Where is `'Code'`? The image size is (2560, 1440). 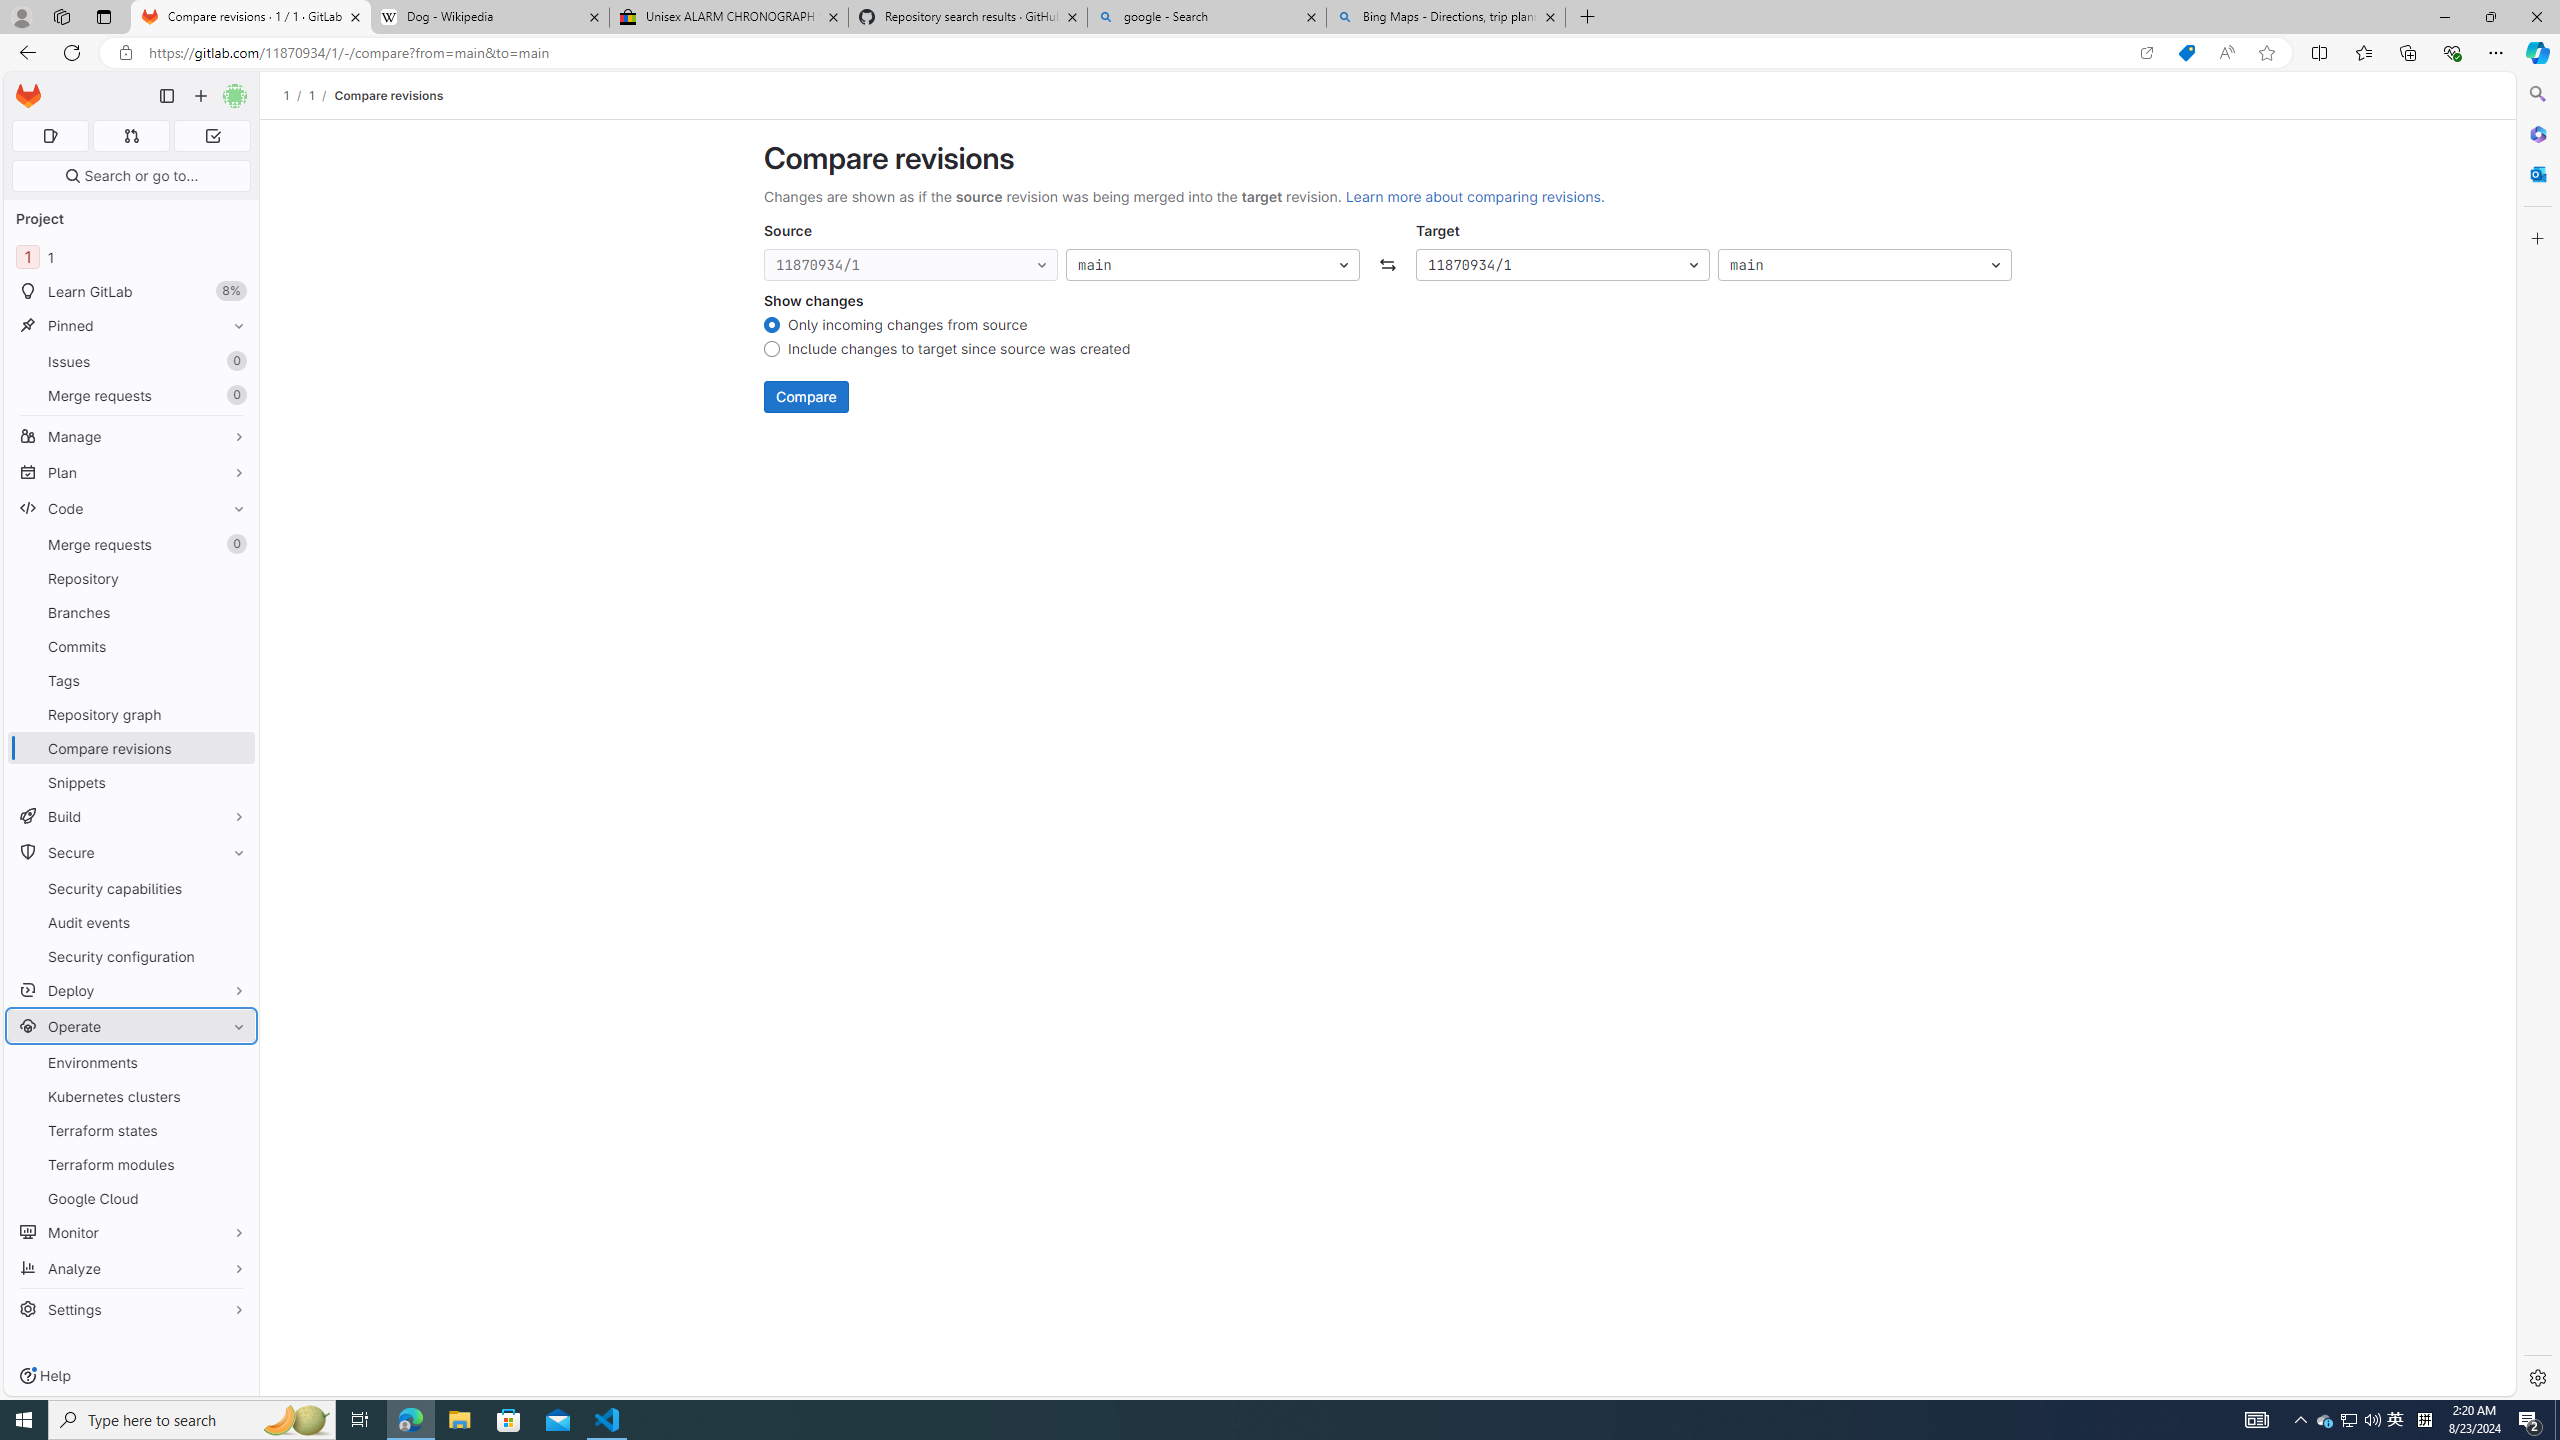 'Code' is located at coordinates (130, 509).